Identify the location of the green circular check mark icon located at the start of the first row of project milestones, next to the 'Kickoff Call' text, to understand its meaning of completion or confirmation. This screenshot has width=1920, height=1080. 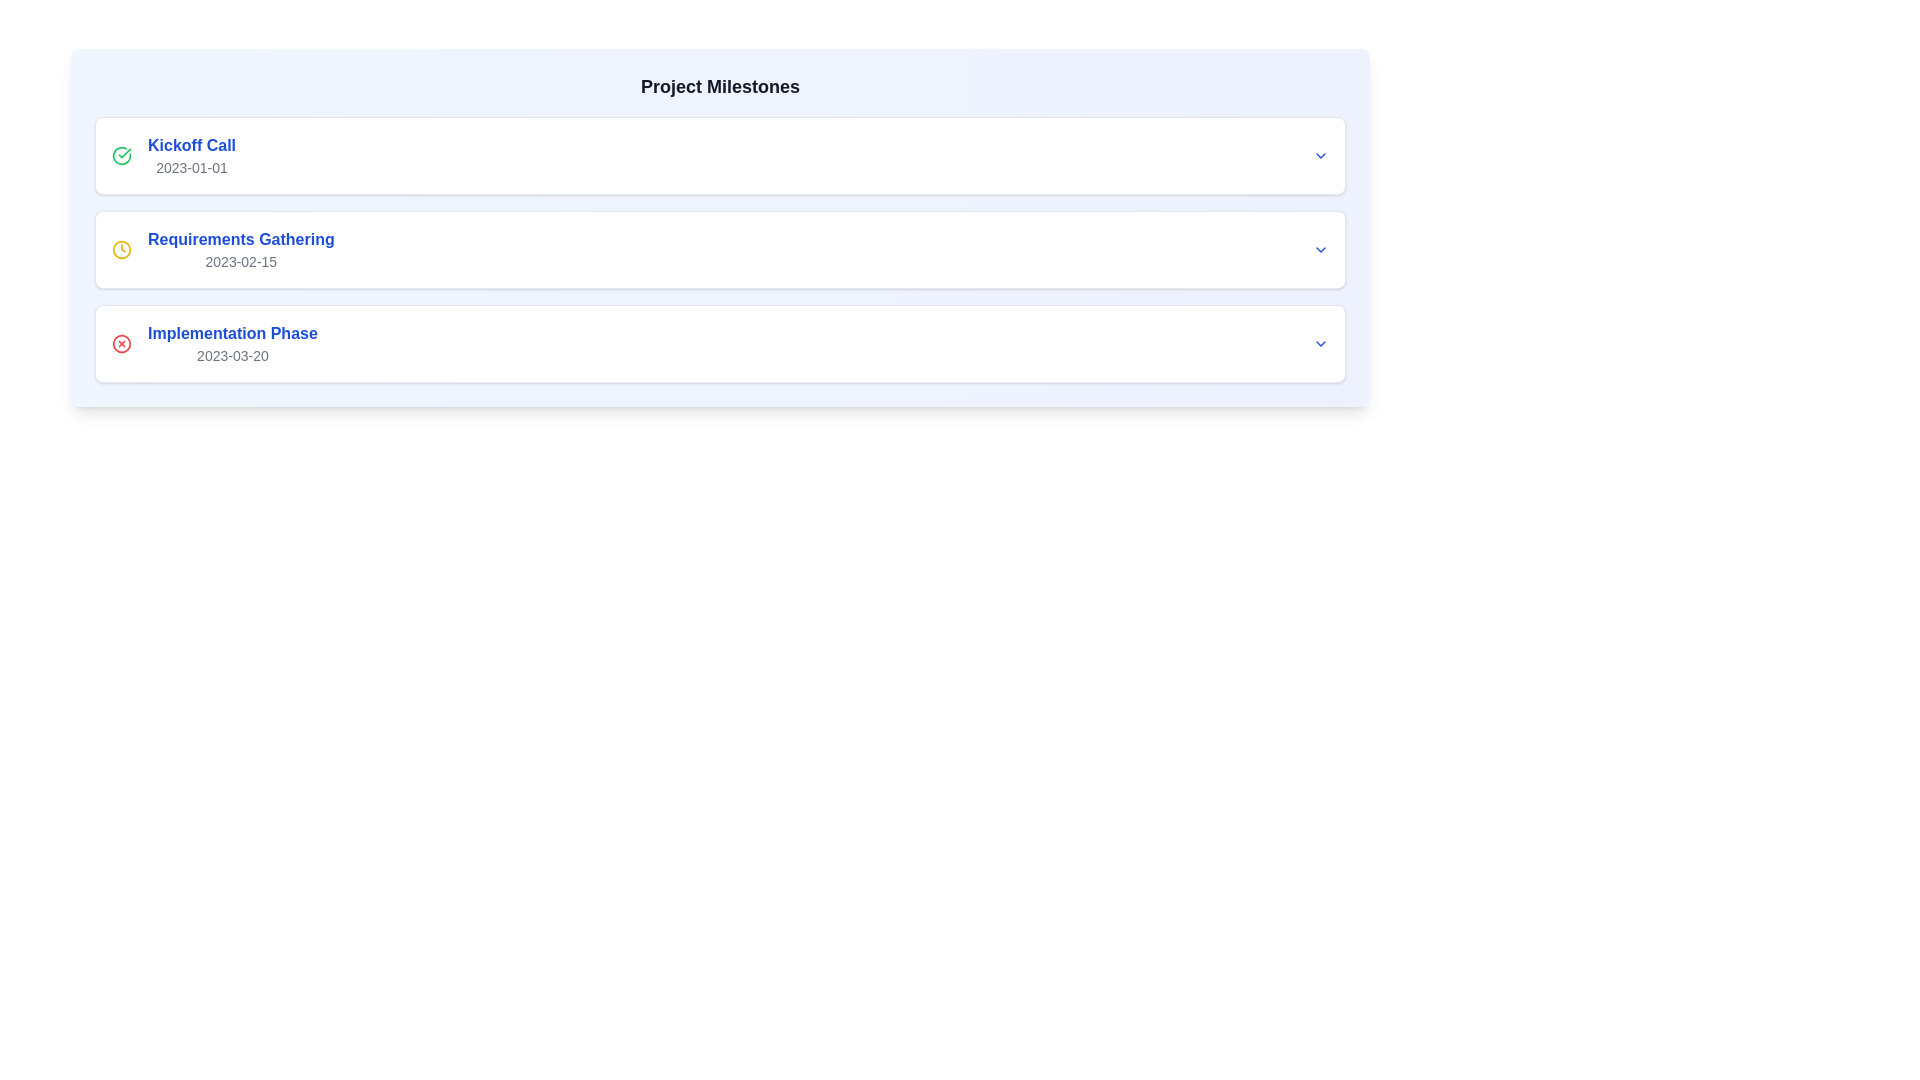
(120, 154).